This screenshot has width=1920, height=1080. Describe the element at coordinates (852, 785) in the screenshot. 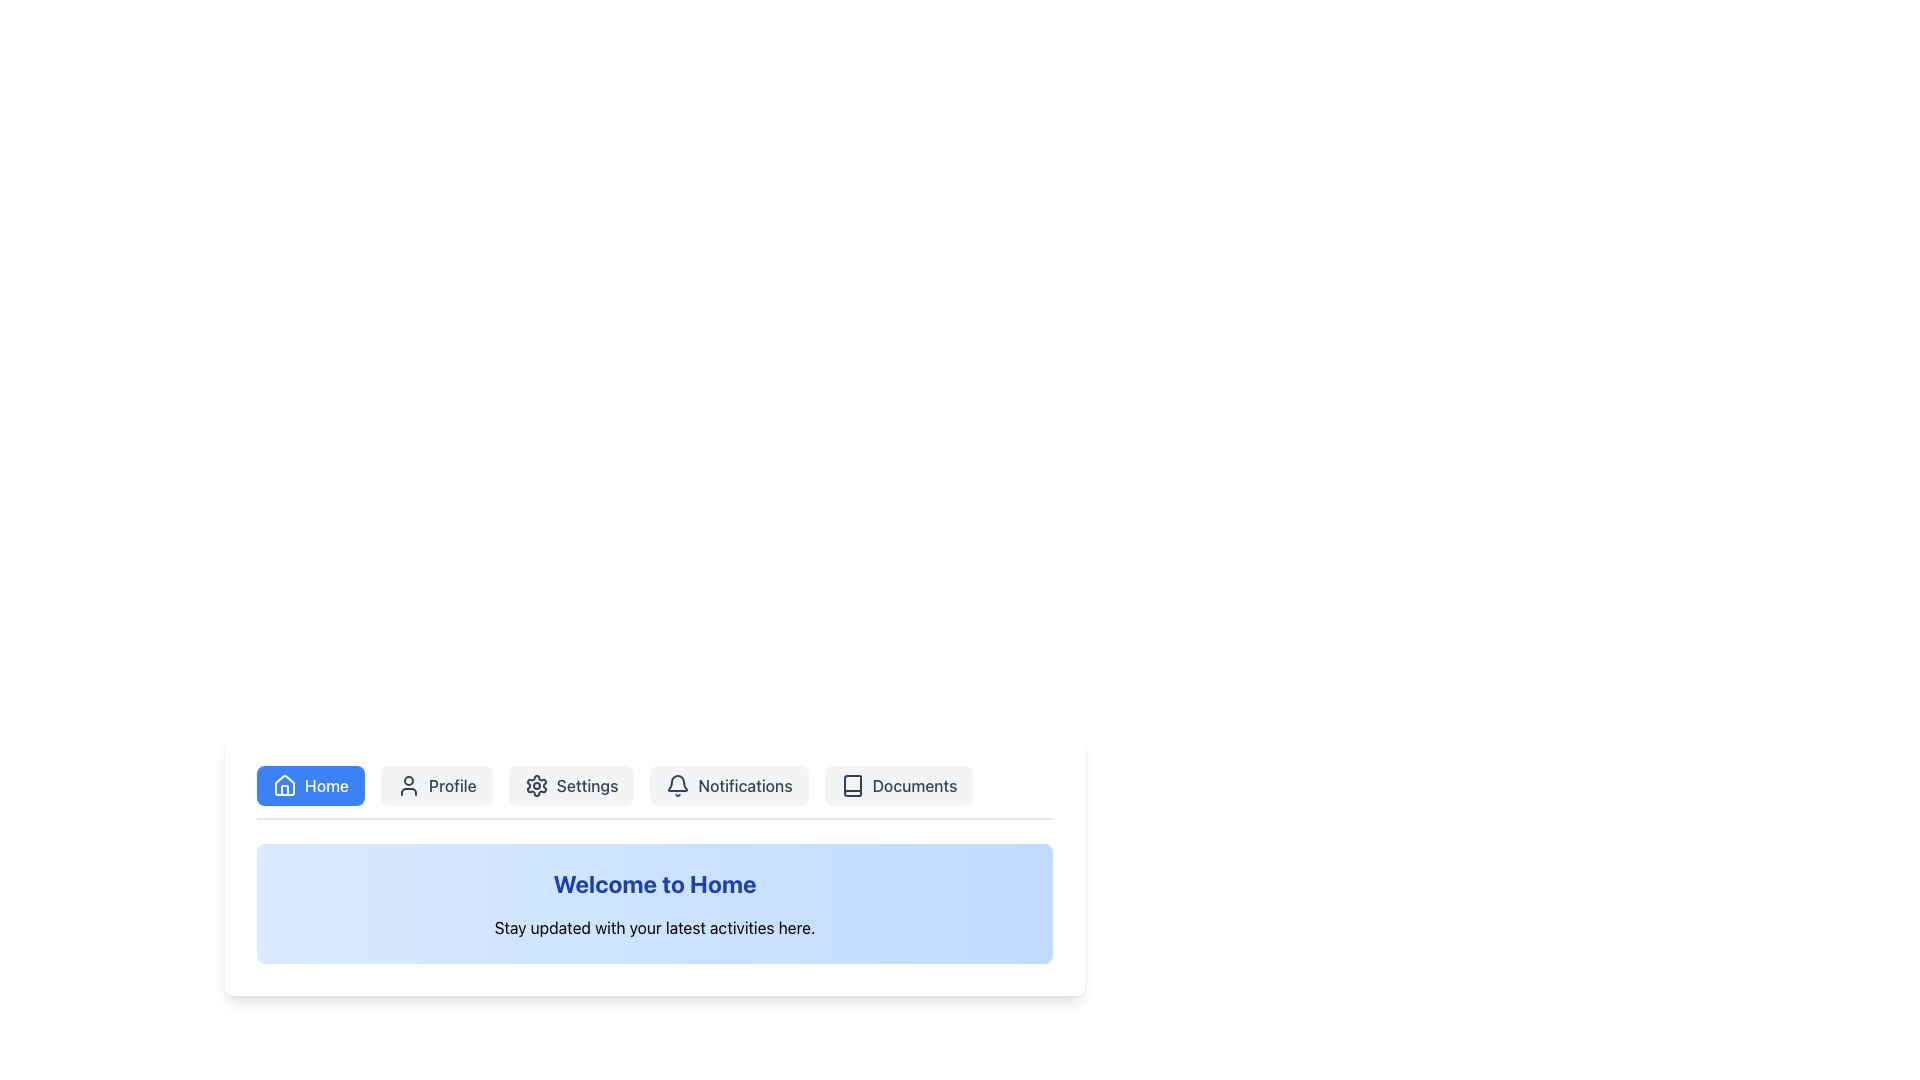

I see `the 'Documents' icon located in the navigation row on the far-right side of the menu bar` at that location.